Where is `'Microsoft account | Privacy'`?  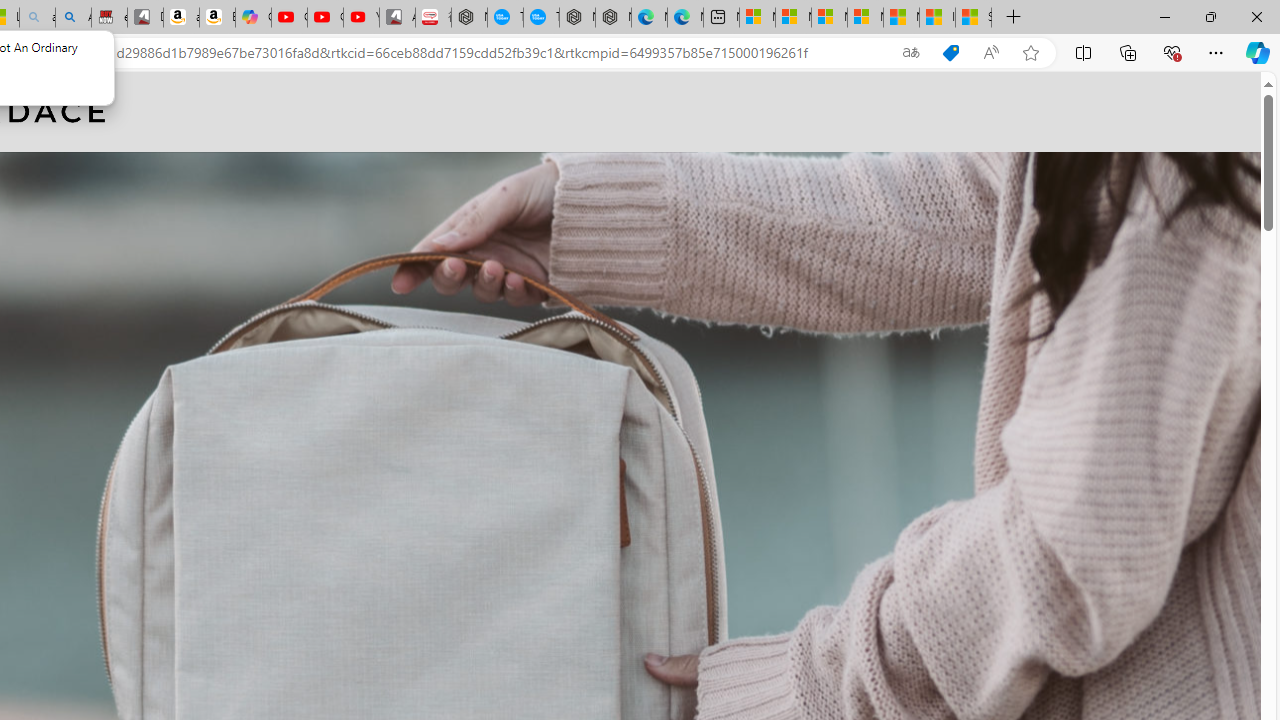
'Microsoft account | Privacy' is located at coordinates (865, 17).